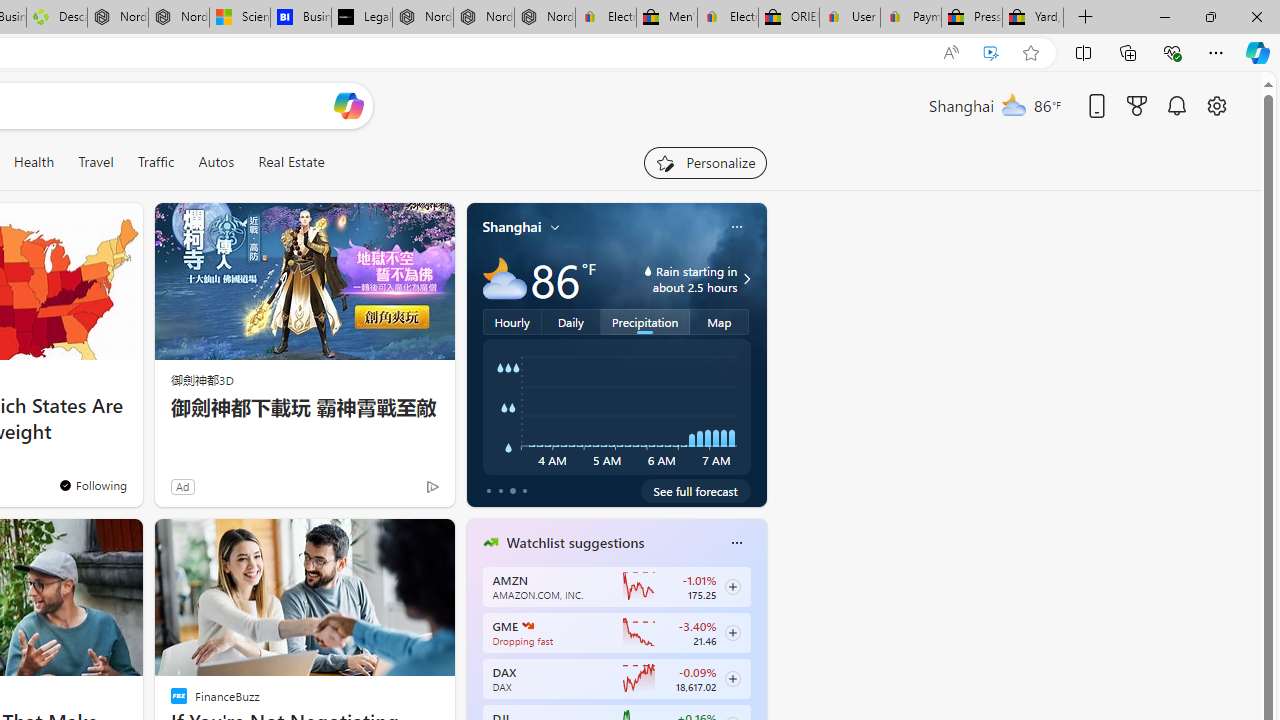 This screenshot has width=1280, height=720. Describe the element at coordinates (488, 491) in the screenshot. I see `'tab-0'` at that location.